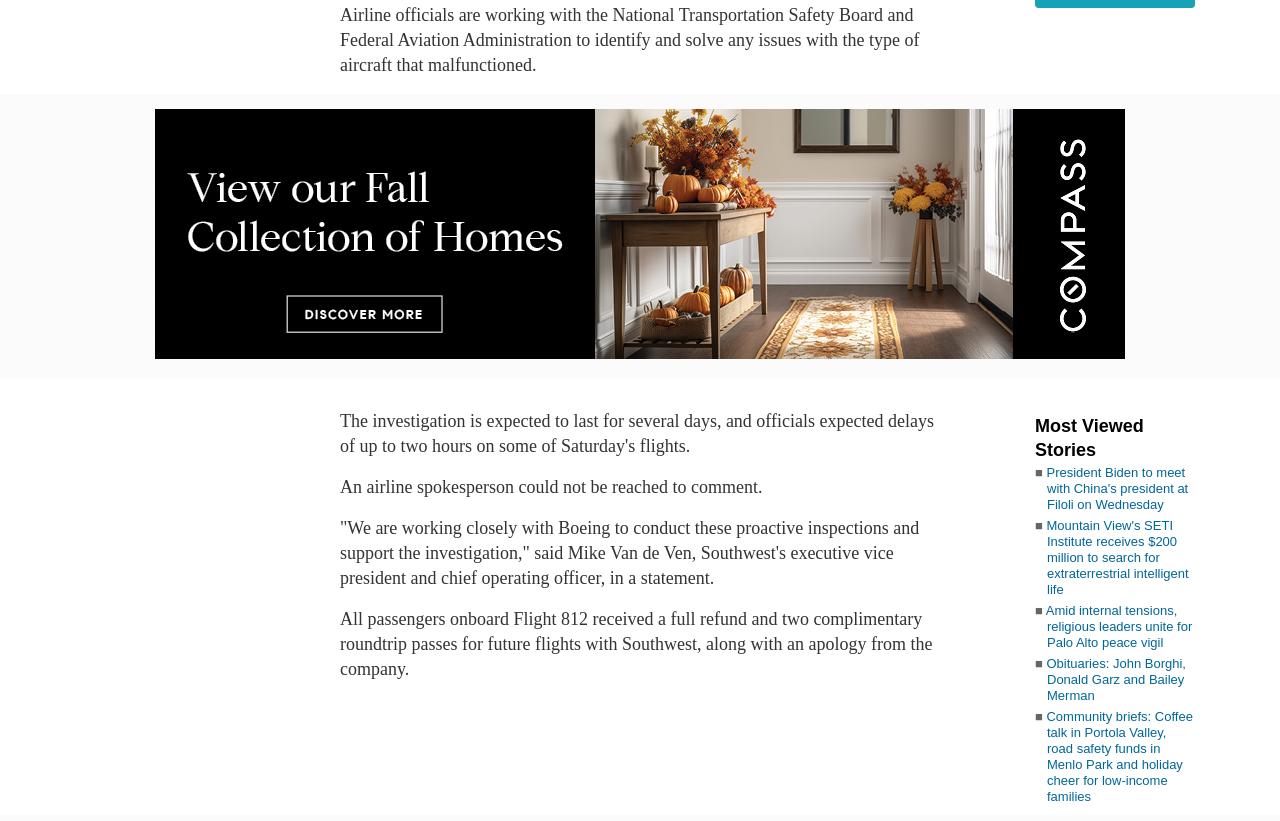 The width and height of the screenshot is (1280, 821). Describe the element at coordinates (628, 38) in the screenshot. I see `'Airline officials are working with the National Transportation Safety Board and Federal Aviation Administration to identify and solve any issues with the type of aircraft that malfunctioned.'` at that location.